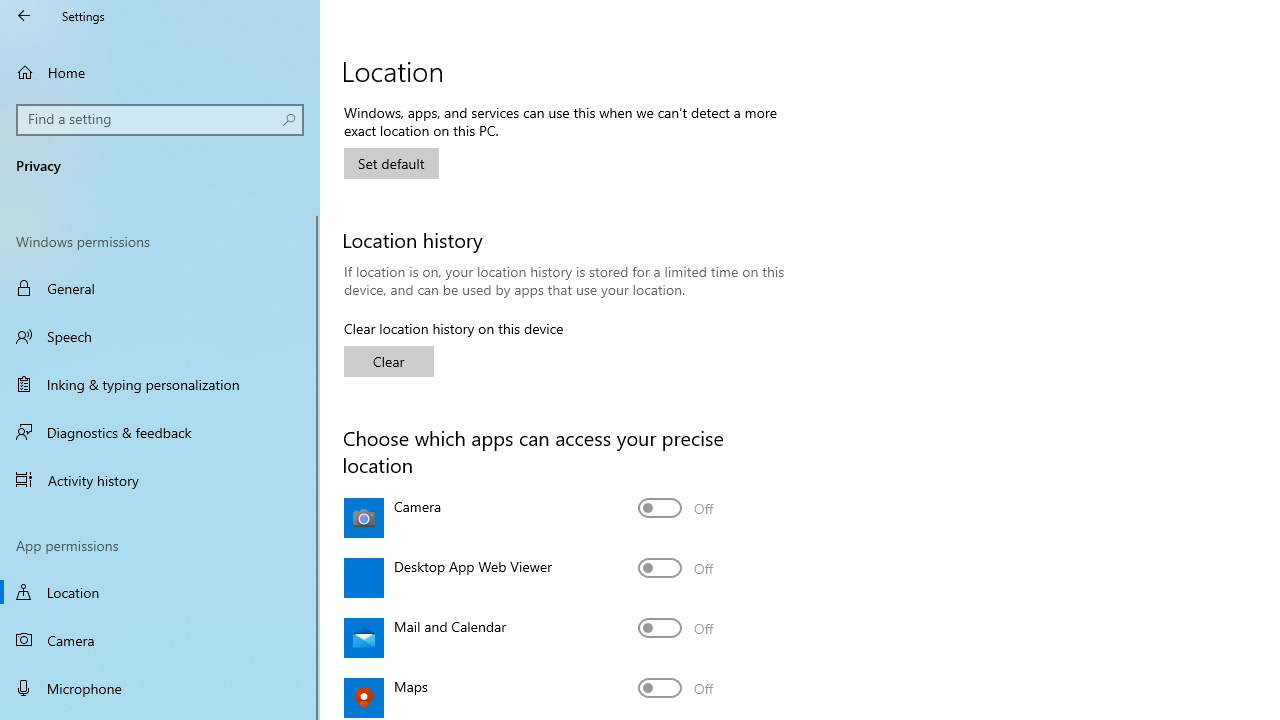 The width and height of the screenshot is (1280, 720). Describe the element at coordinates (24, 15) in the screenshot. I see `'Back'` at that location.